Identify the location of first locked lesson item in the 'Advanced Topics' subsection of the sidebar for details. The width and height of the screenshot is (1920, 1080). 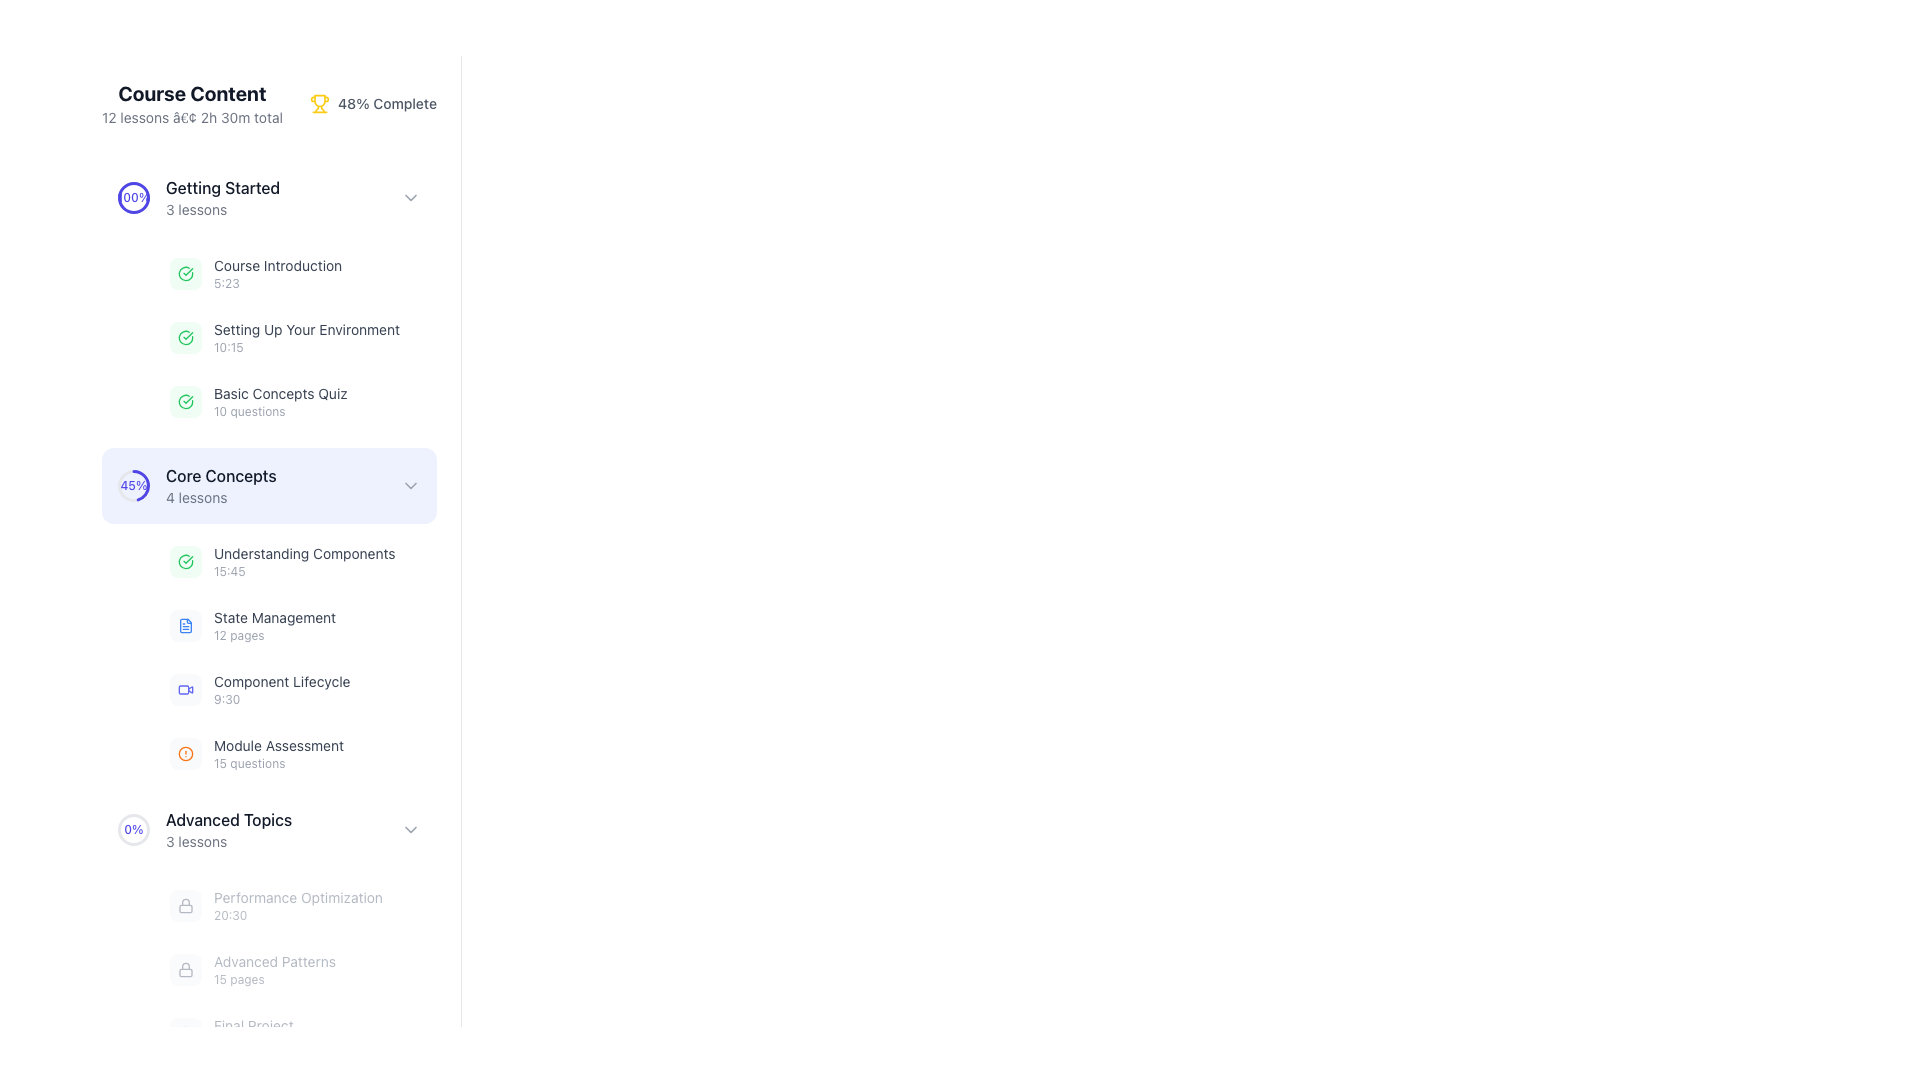
(268, 928).